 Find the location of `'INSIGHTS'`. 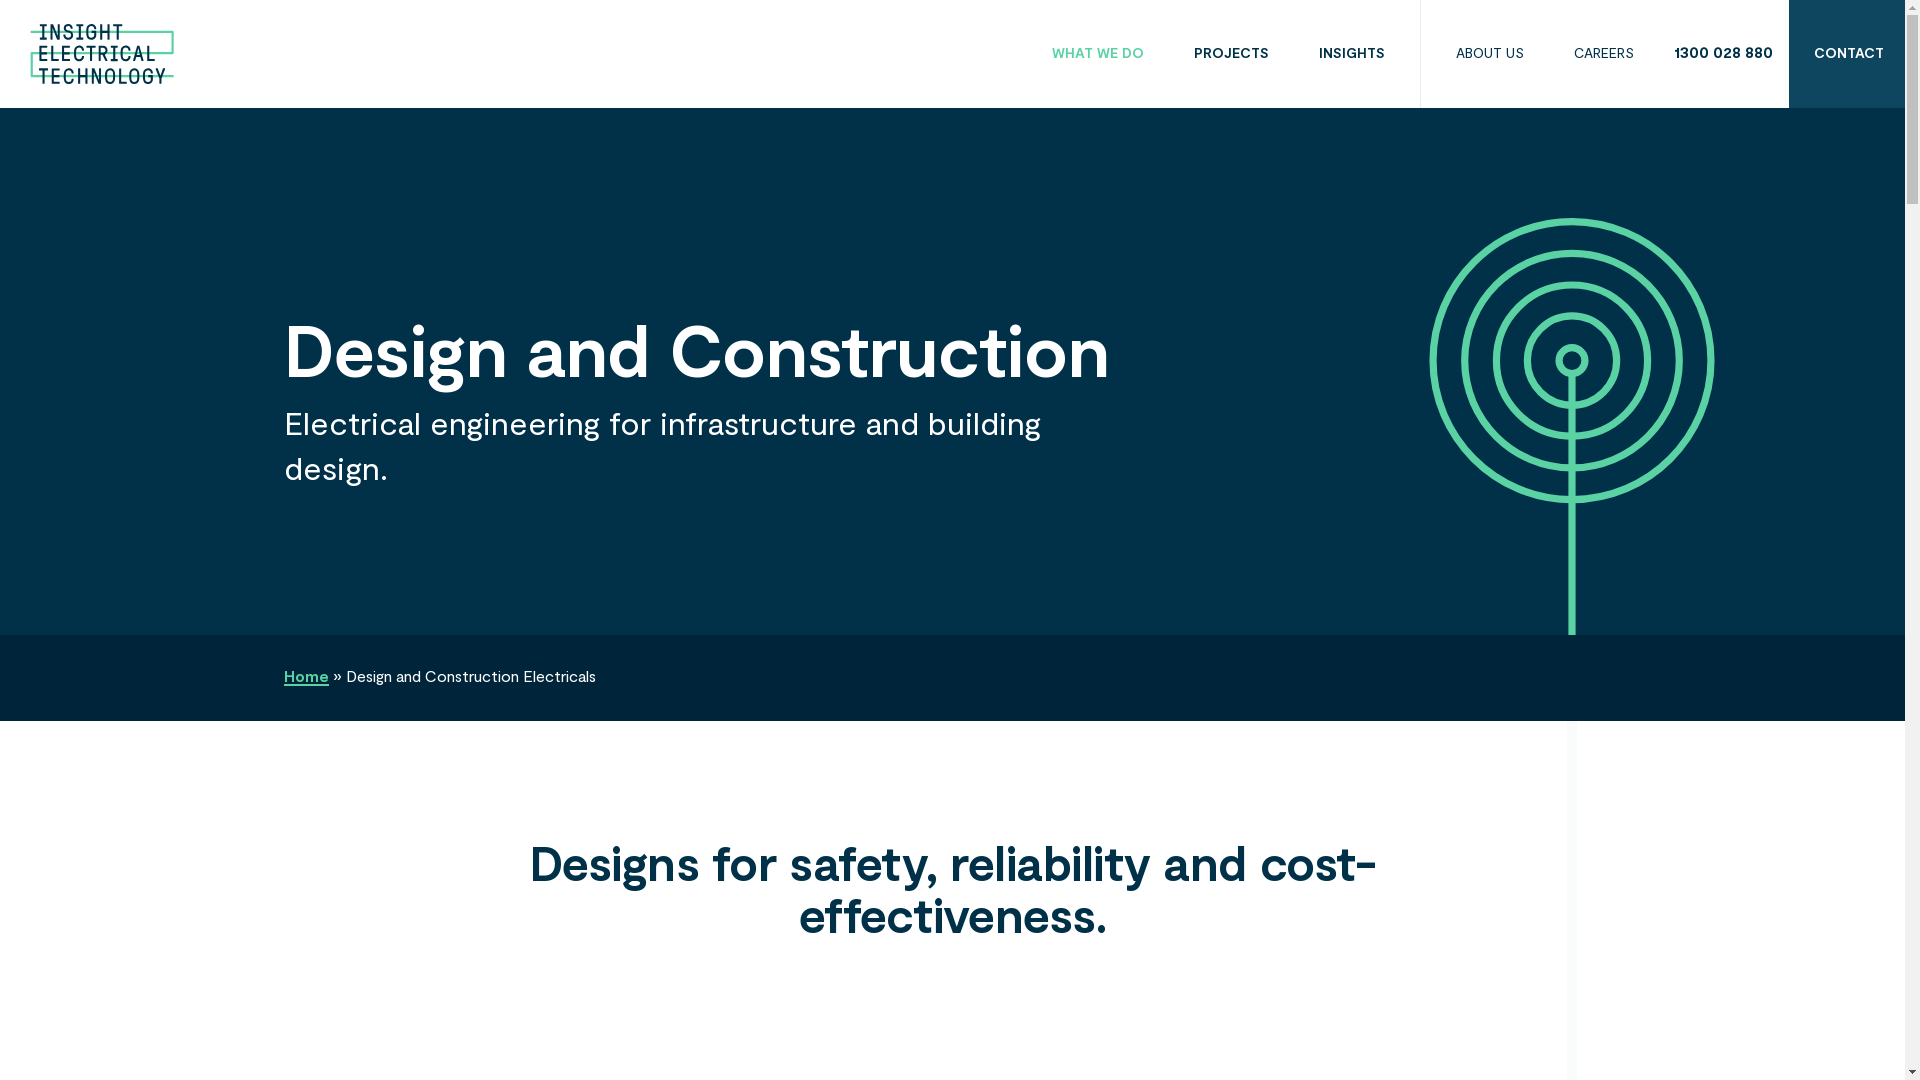

'INSIGHTS' is located at coordinates (1294, 53).